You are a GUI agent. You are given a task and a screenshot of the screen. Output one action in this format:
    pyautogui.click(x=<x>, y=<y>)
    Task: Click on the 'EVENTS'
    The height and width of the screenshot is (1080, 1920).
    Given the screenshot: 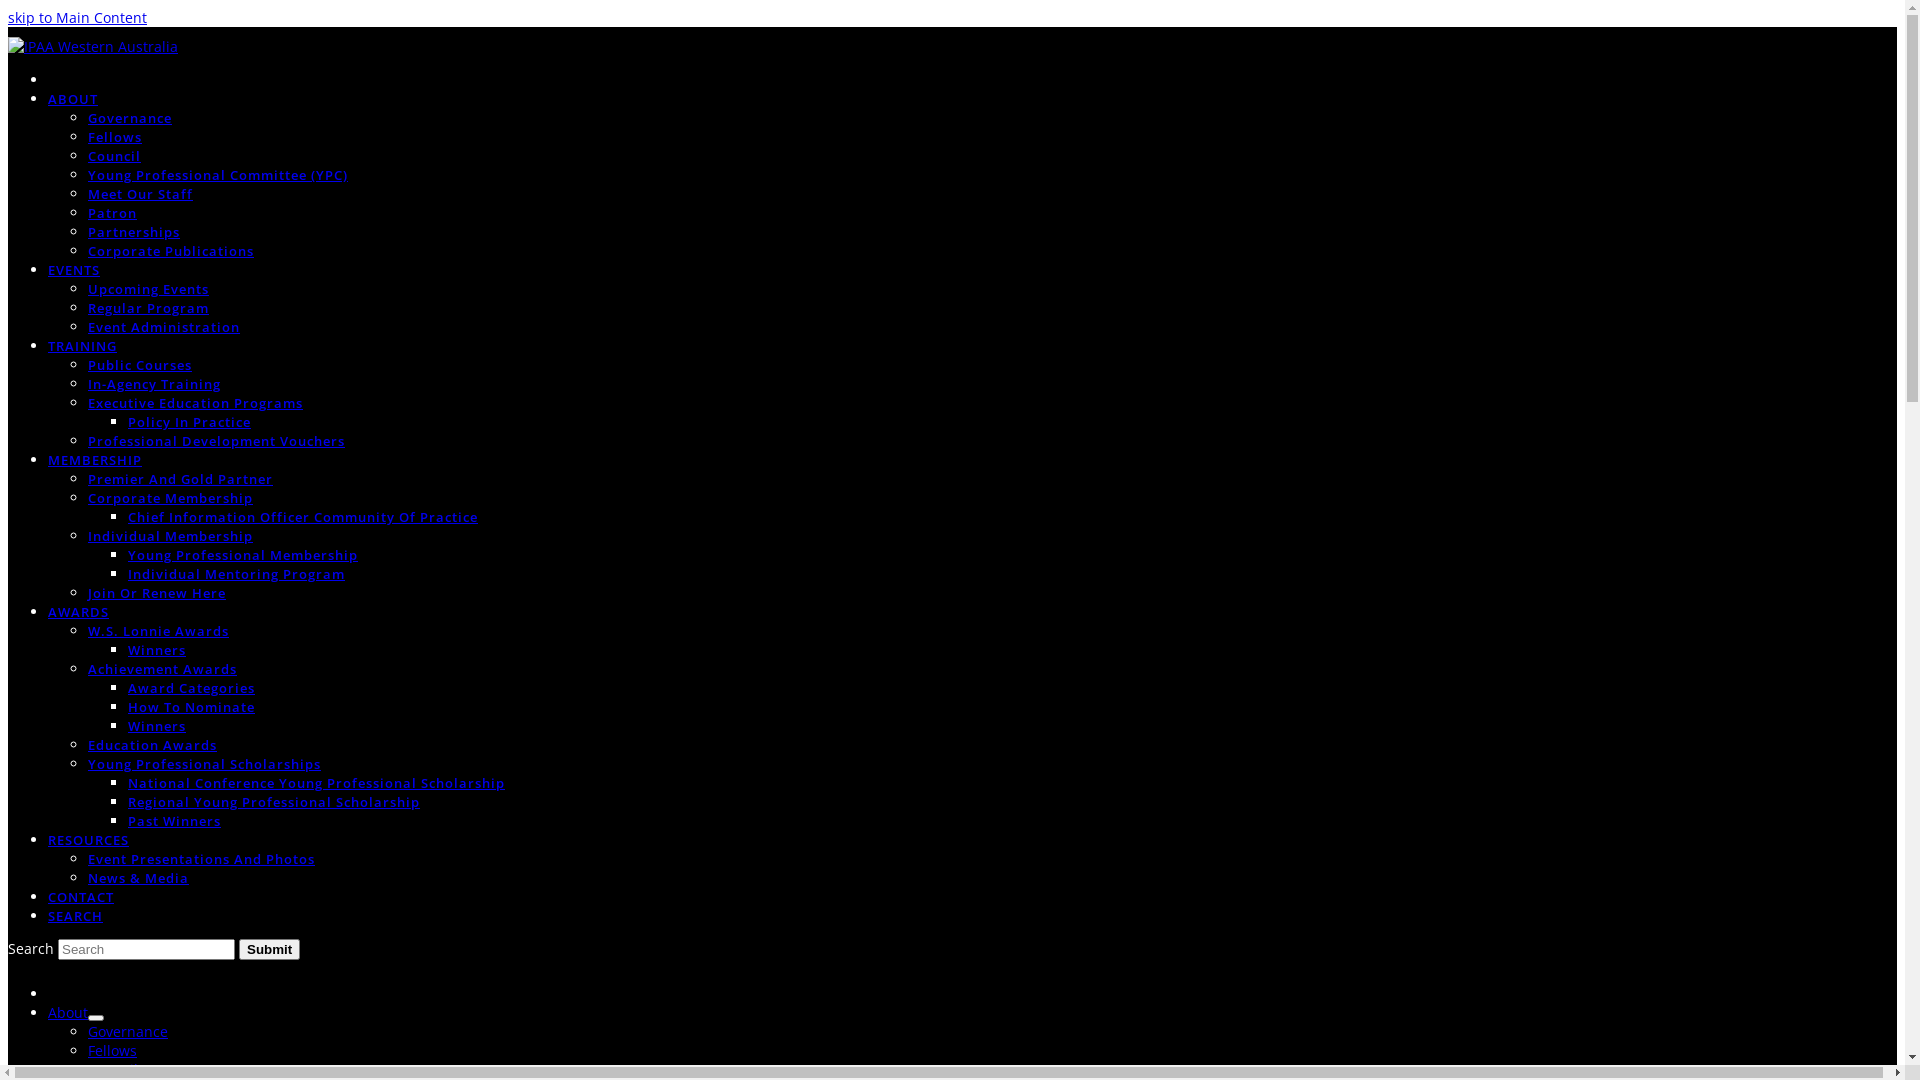 What is the action you would take?
    pyautogui.click(x=73, y=268)
    